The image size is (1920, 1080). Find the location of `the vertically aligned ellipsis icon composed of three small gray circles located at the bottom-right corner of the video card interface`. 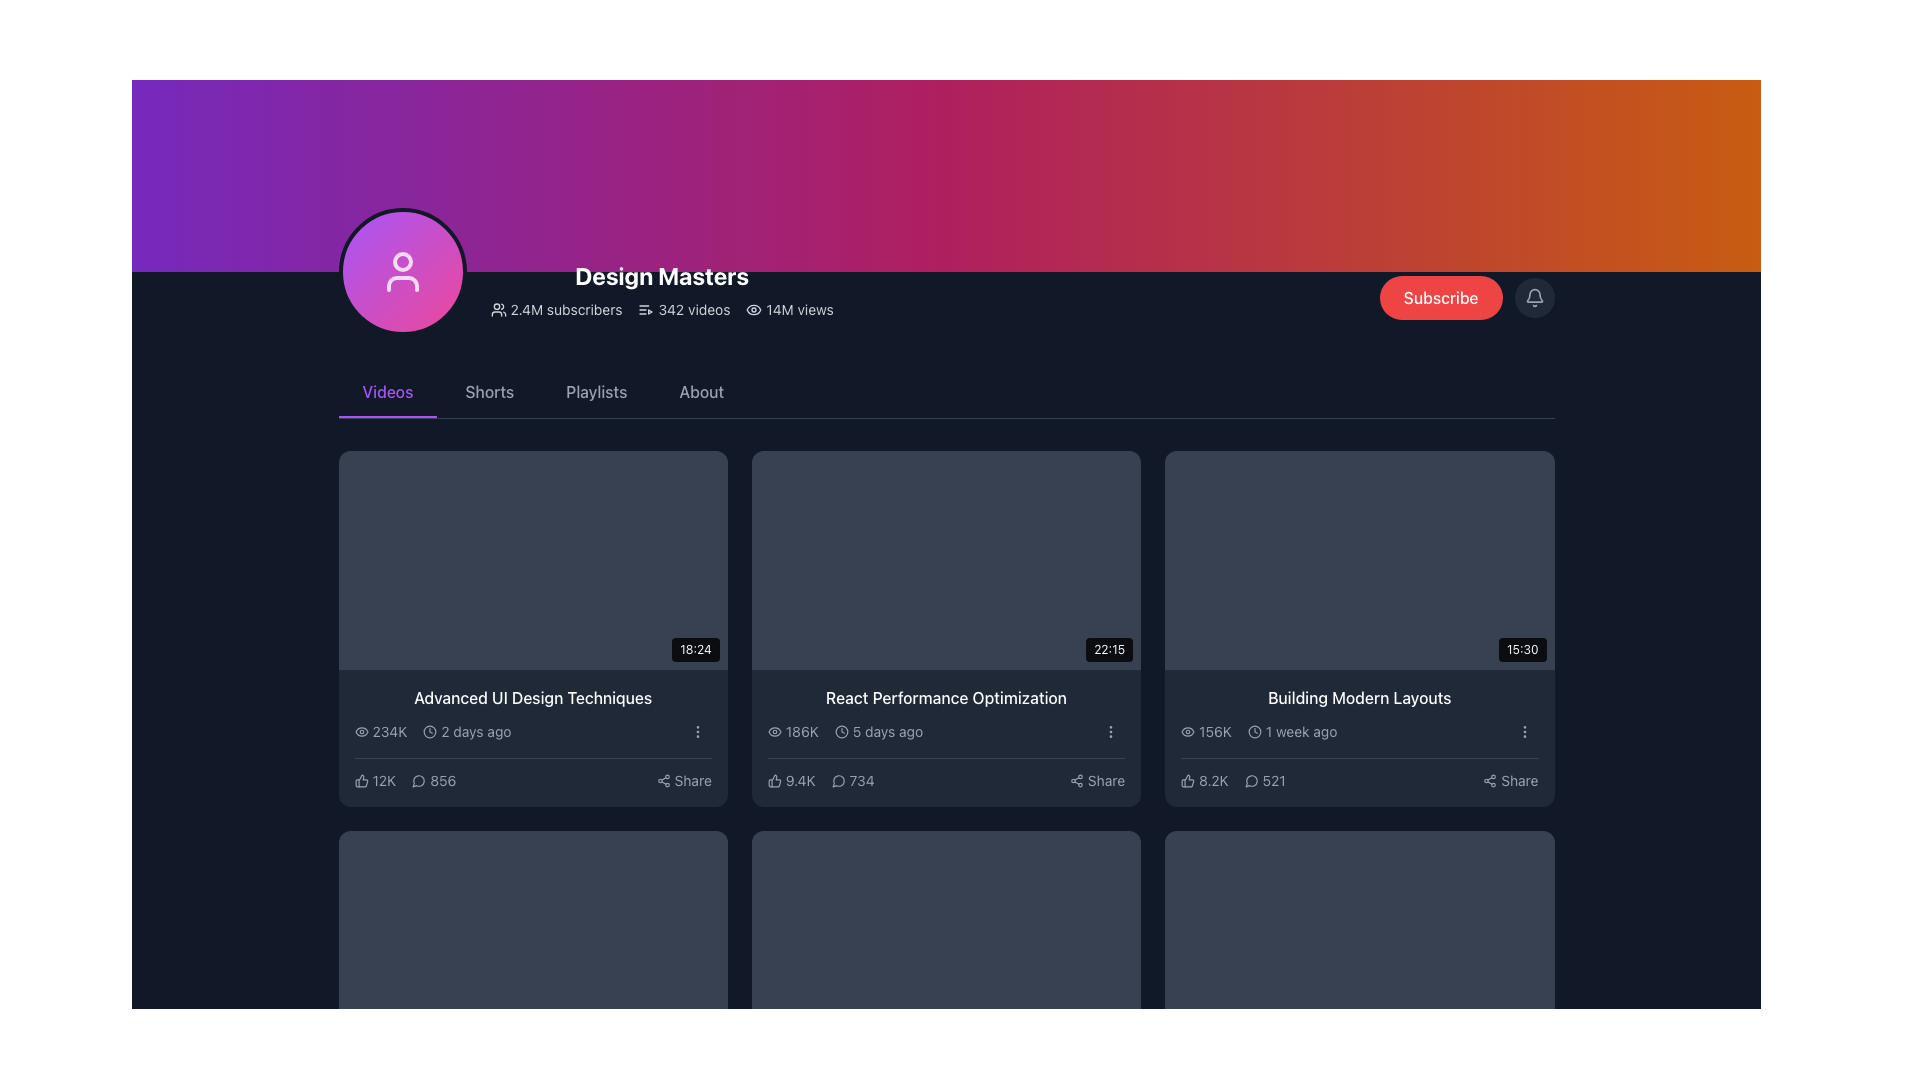

the vertically aligned ellipsis icon composed of three small gray circles located at the bottom-right corner of the video card interface is located at coordinates (1523, 732).